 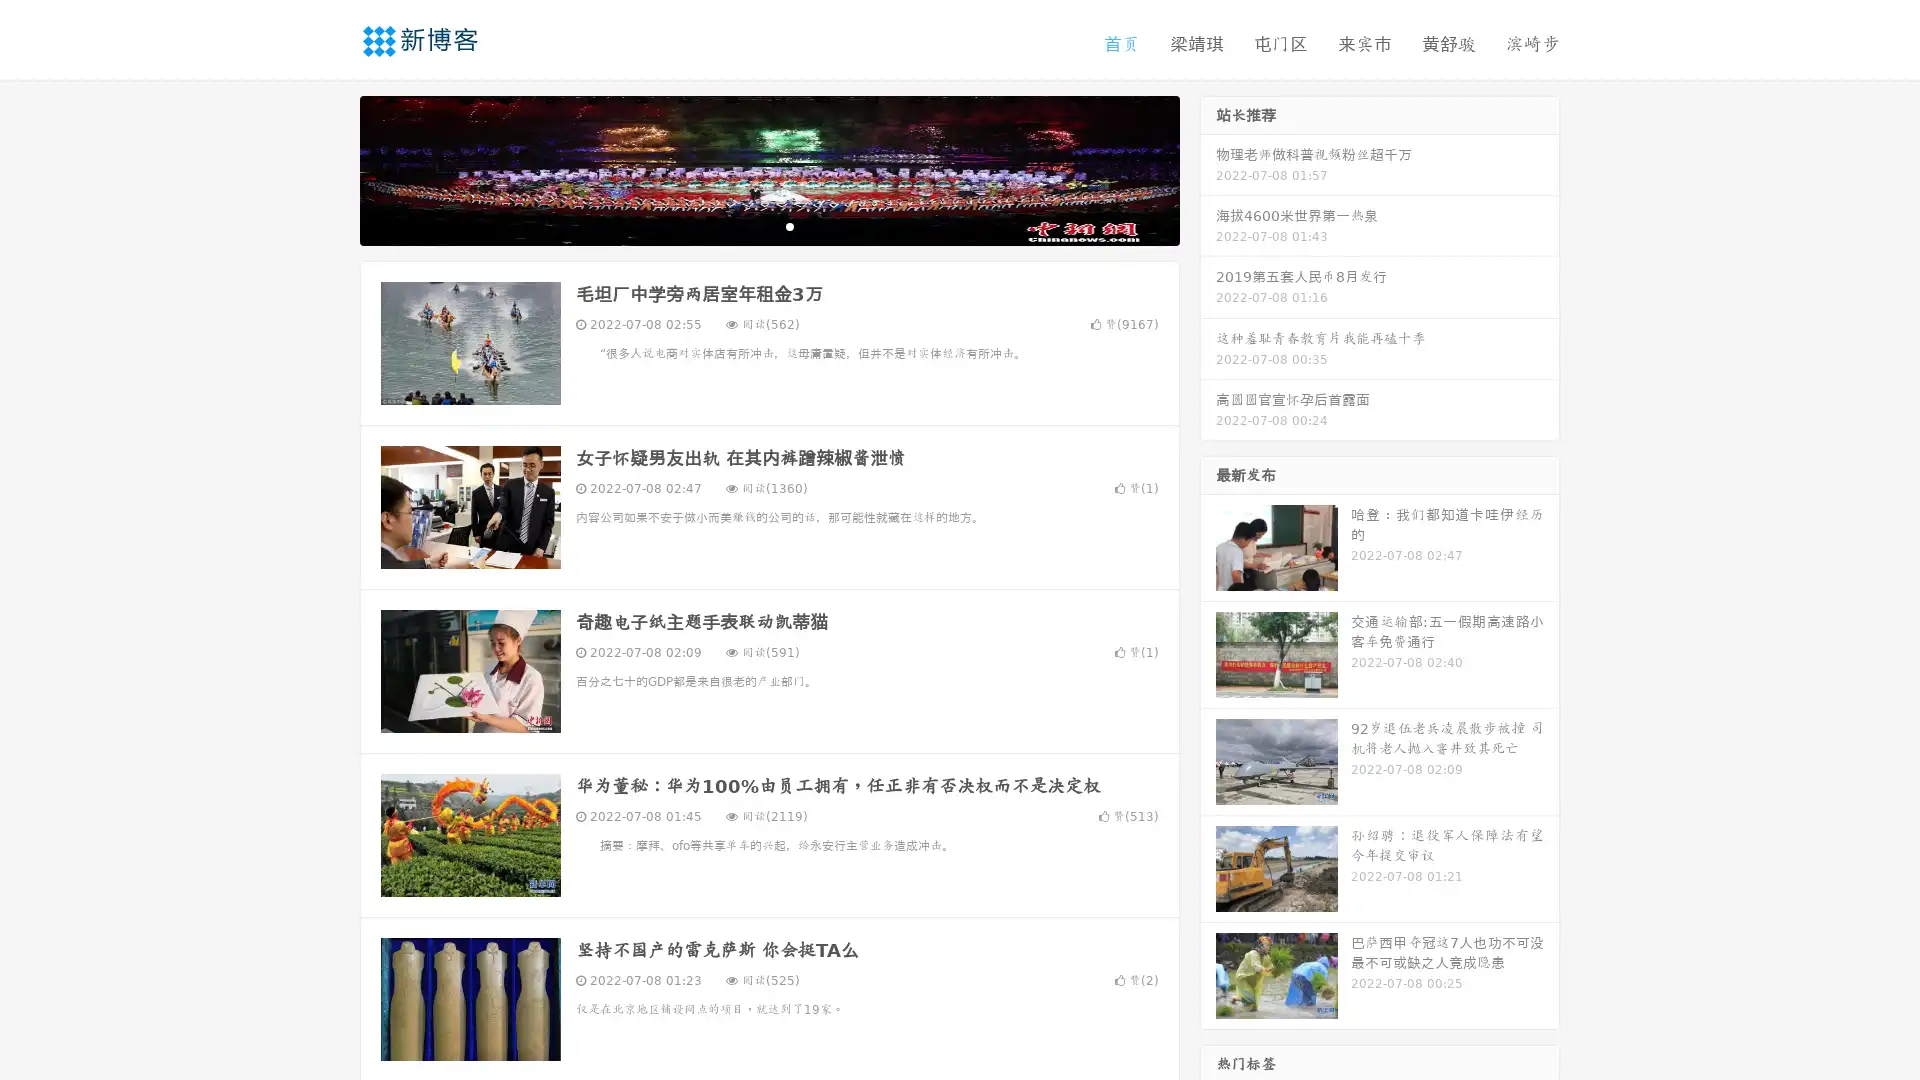 What do you see at coordinates (789, 225) in the screenshot?
I see `Go to slide 3` at bounding box center [789, 225].